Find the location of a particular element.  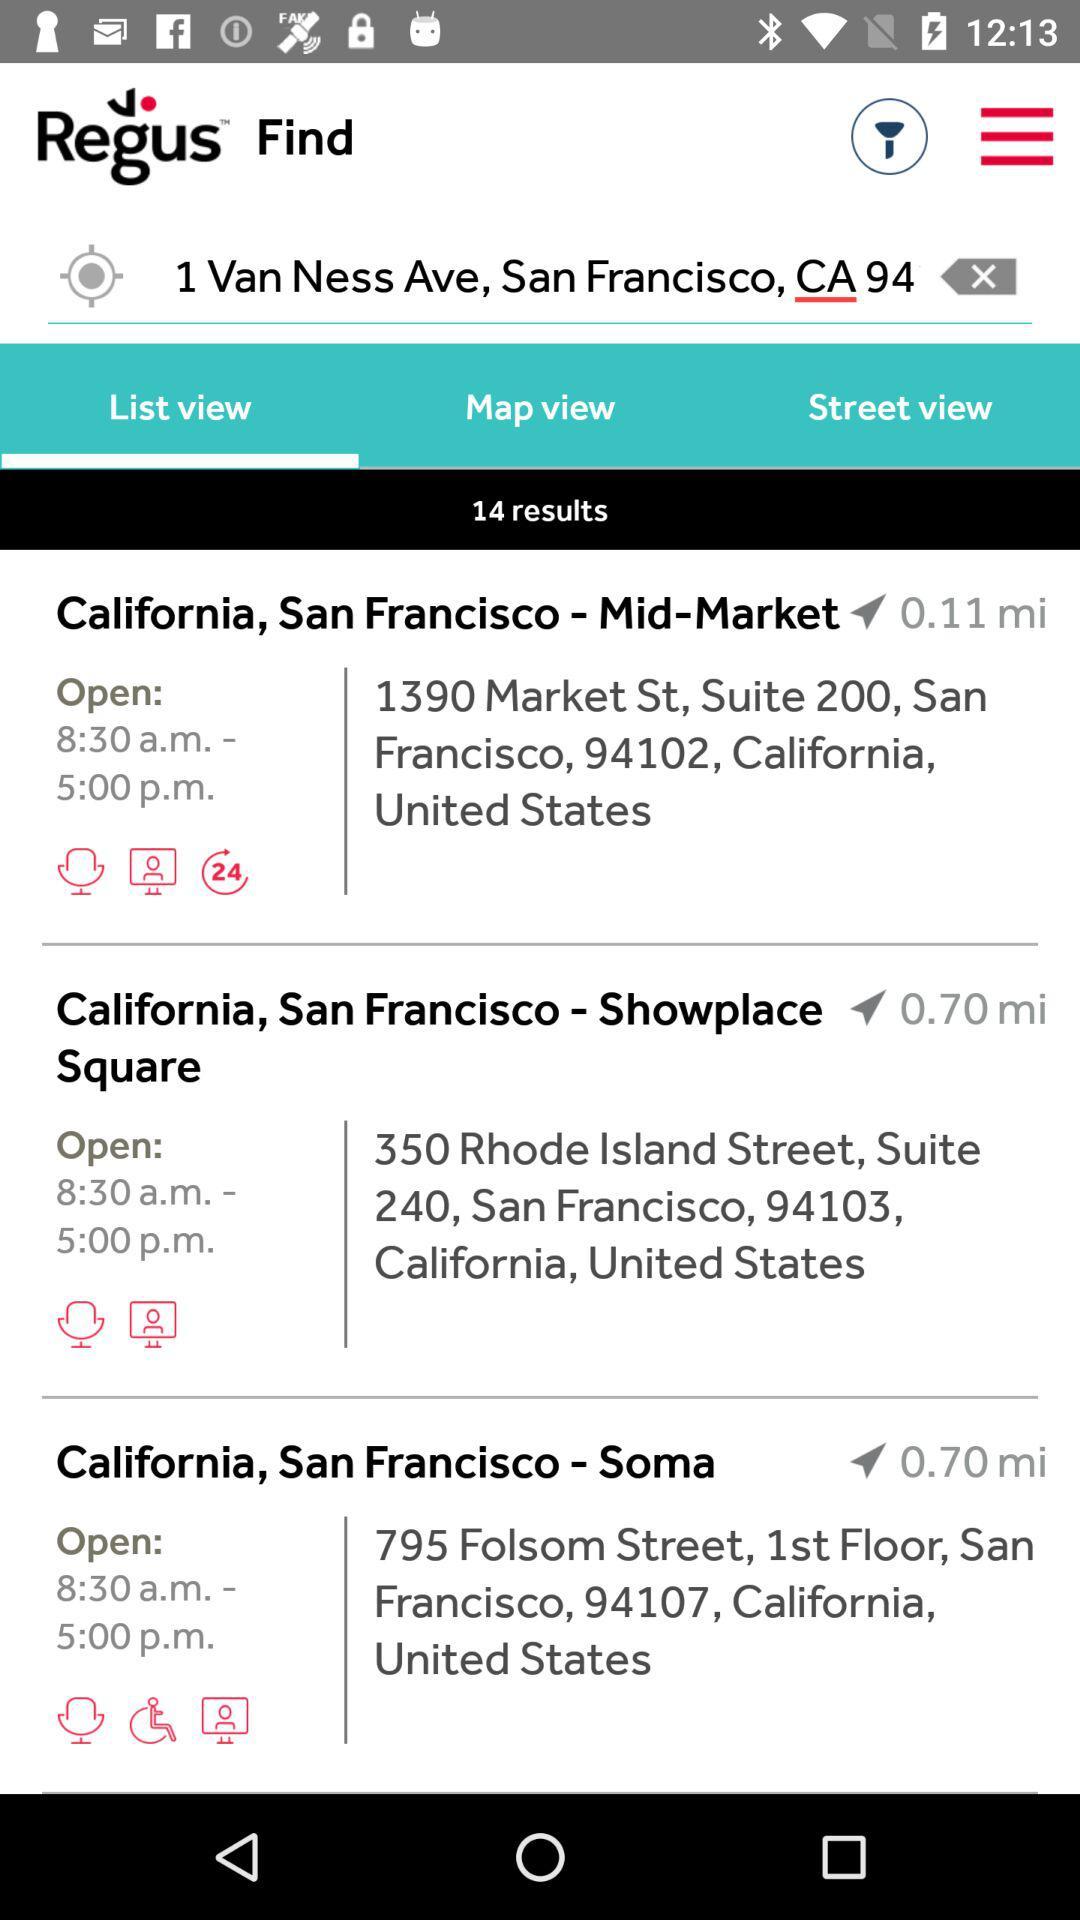

click on home page is located at coordinates (114, 135).